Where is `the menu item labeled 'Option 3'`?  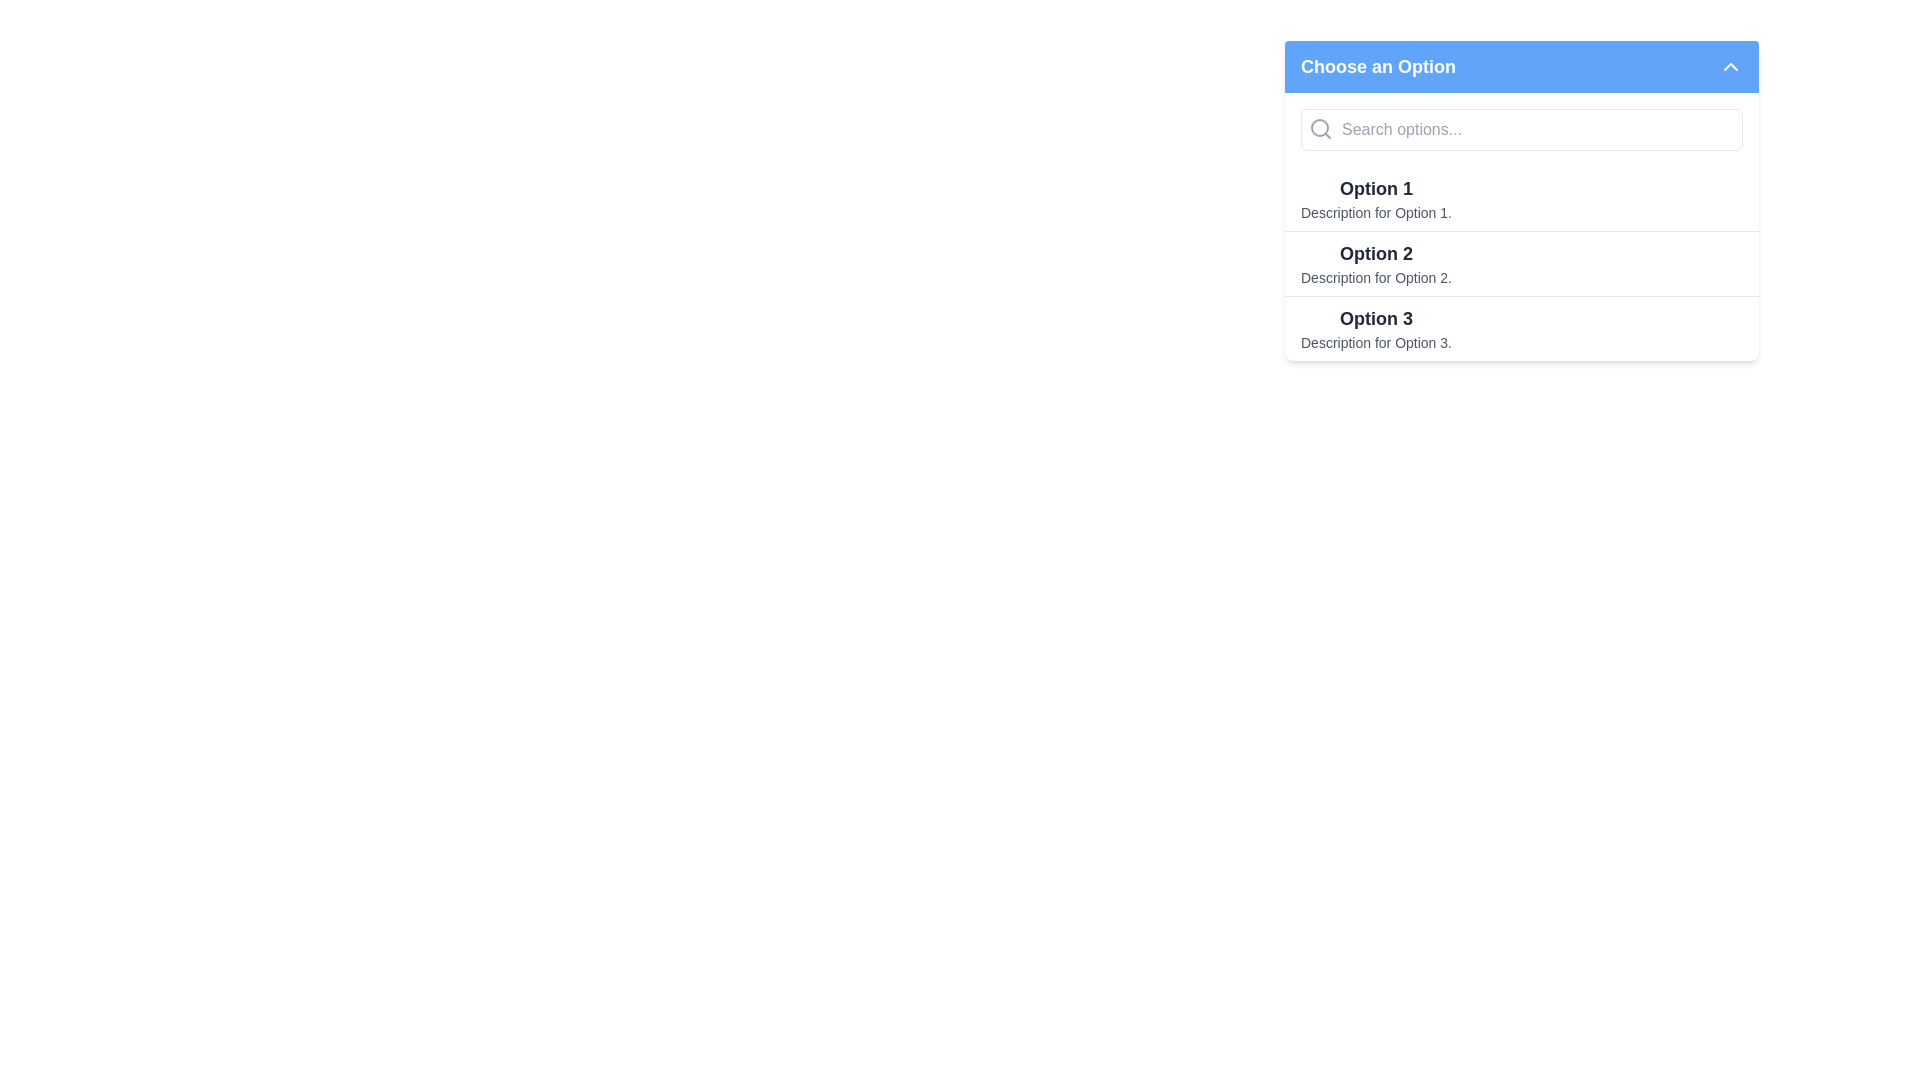
the menu item labeled 'Option 3' is located at coordinates (1520, 327).